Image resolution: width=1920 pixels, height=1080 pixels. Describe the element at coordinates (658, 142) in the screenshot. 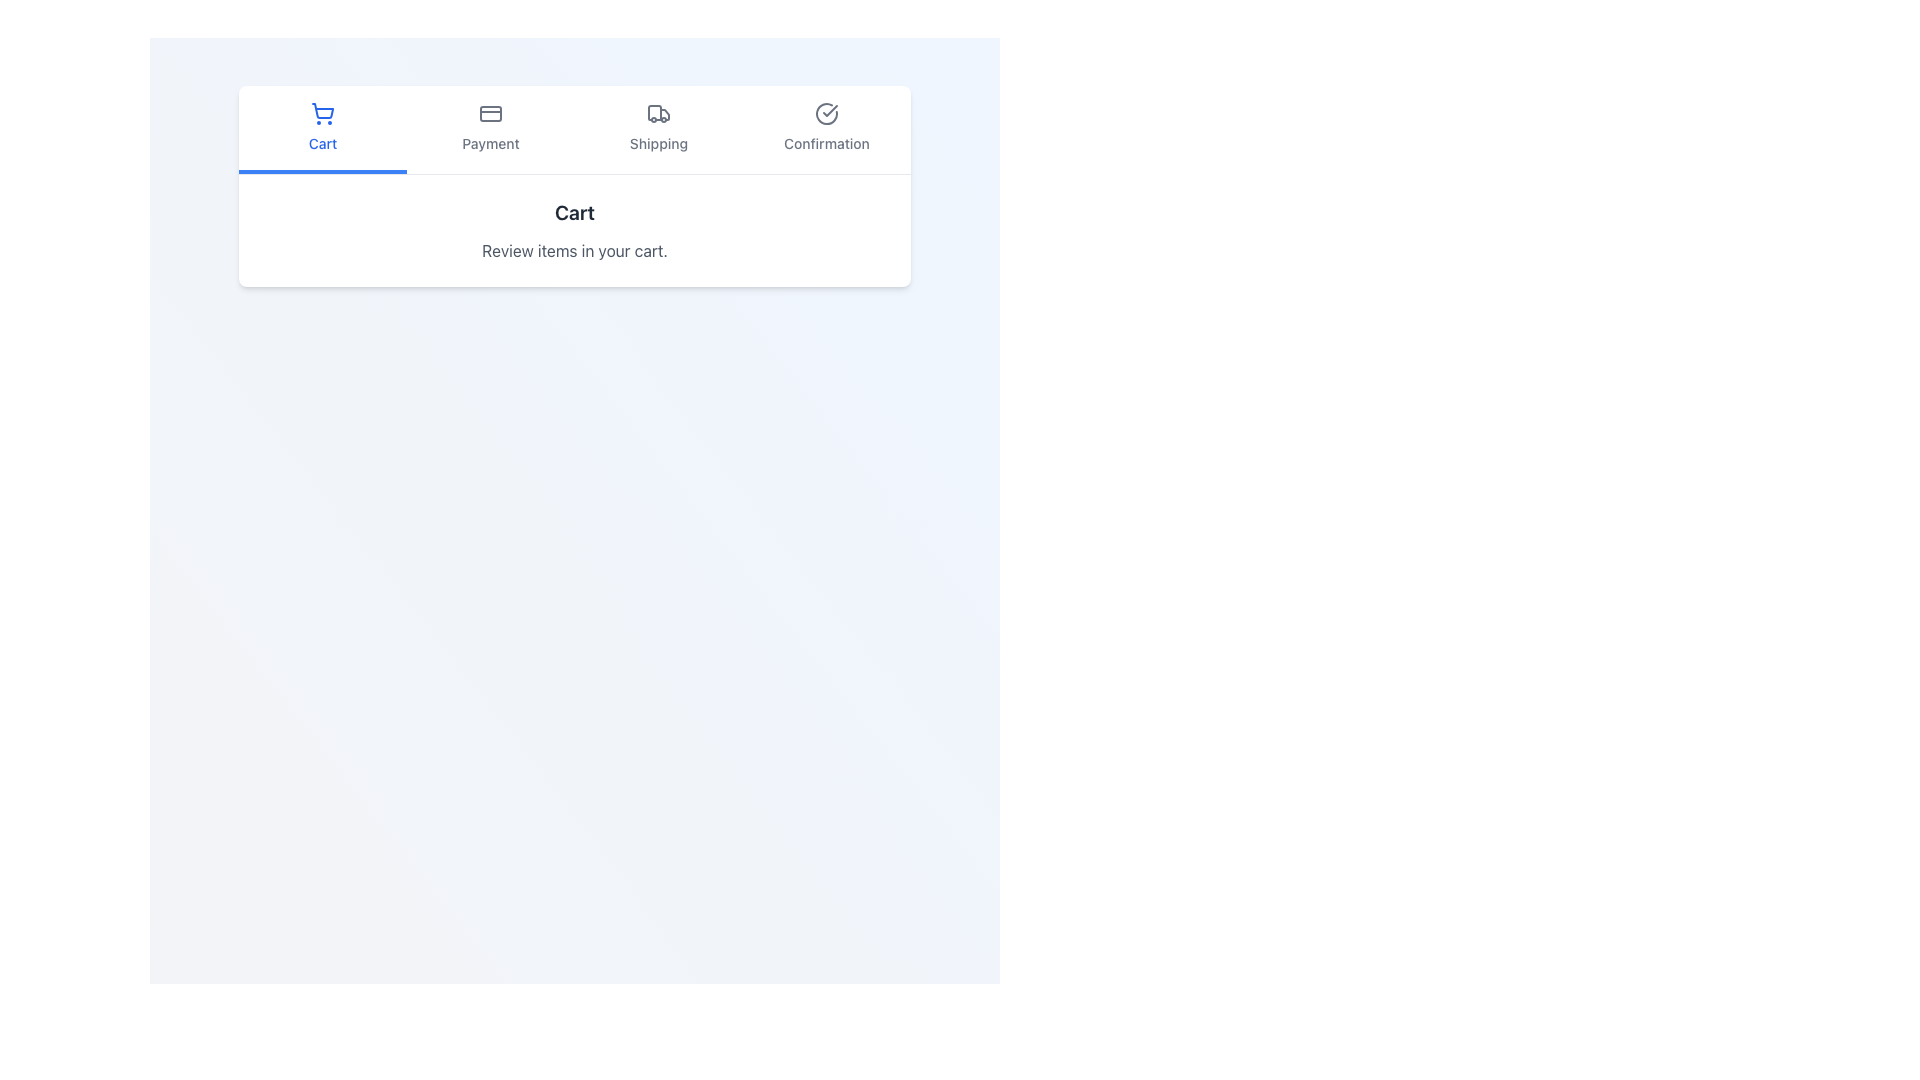

I see `text content of the 'Shipping' step label in the top navigation bar, which indicates the current stage of the checkout process` at that location.